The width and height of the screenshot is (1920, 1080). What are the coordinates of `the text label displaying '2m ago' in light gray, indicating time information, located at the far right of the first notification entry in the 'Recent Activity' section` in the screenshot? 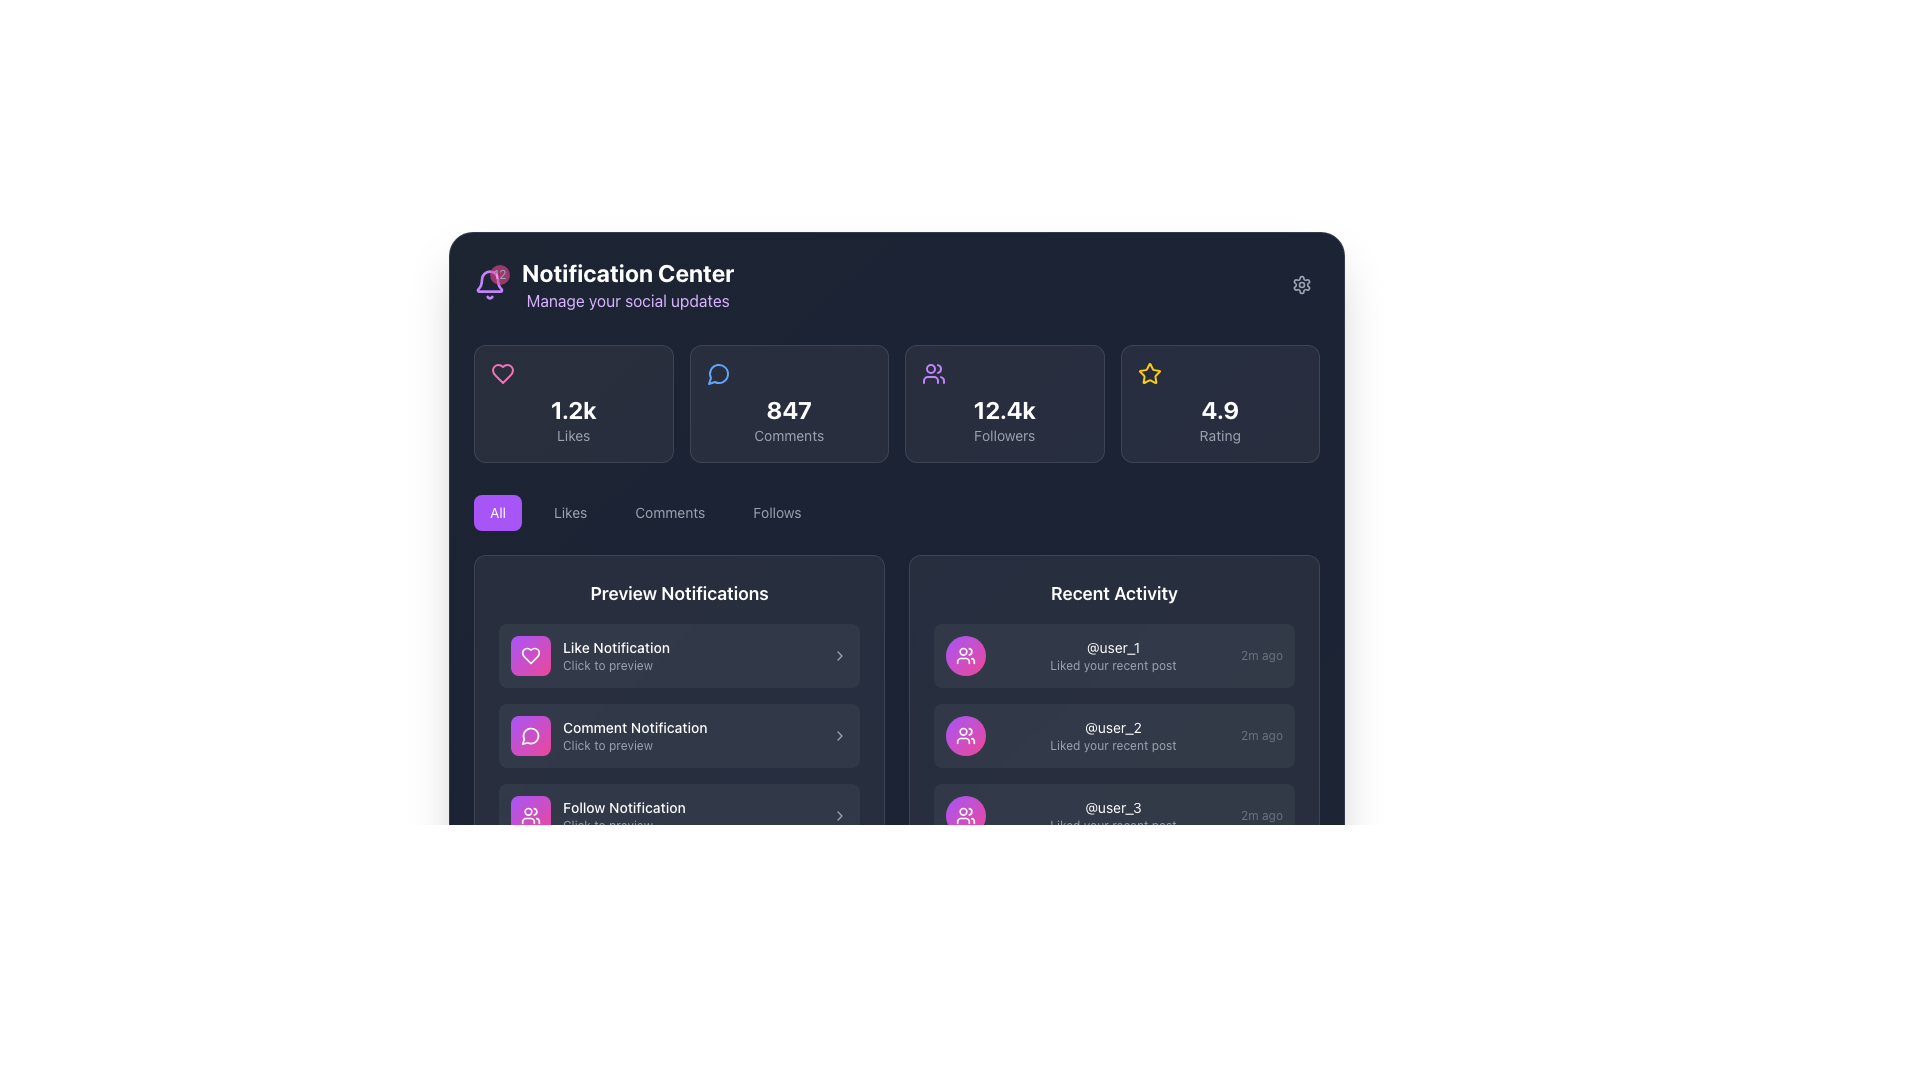 It's located at (1261, 655).